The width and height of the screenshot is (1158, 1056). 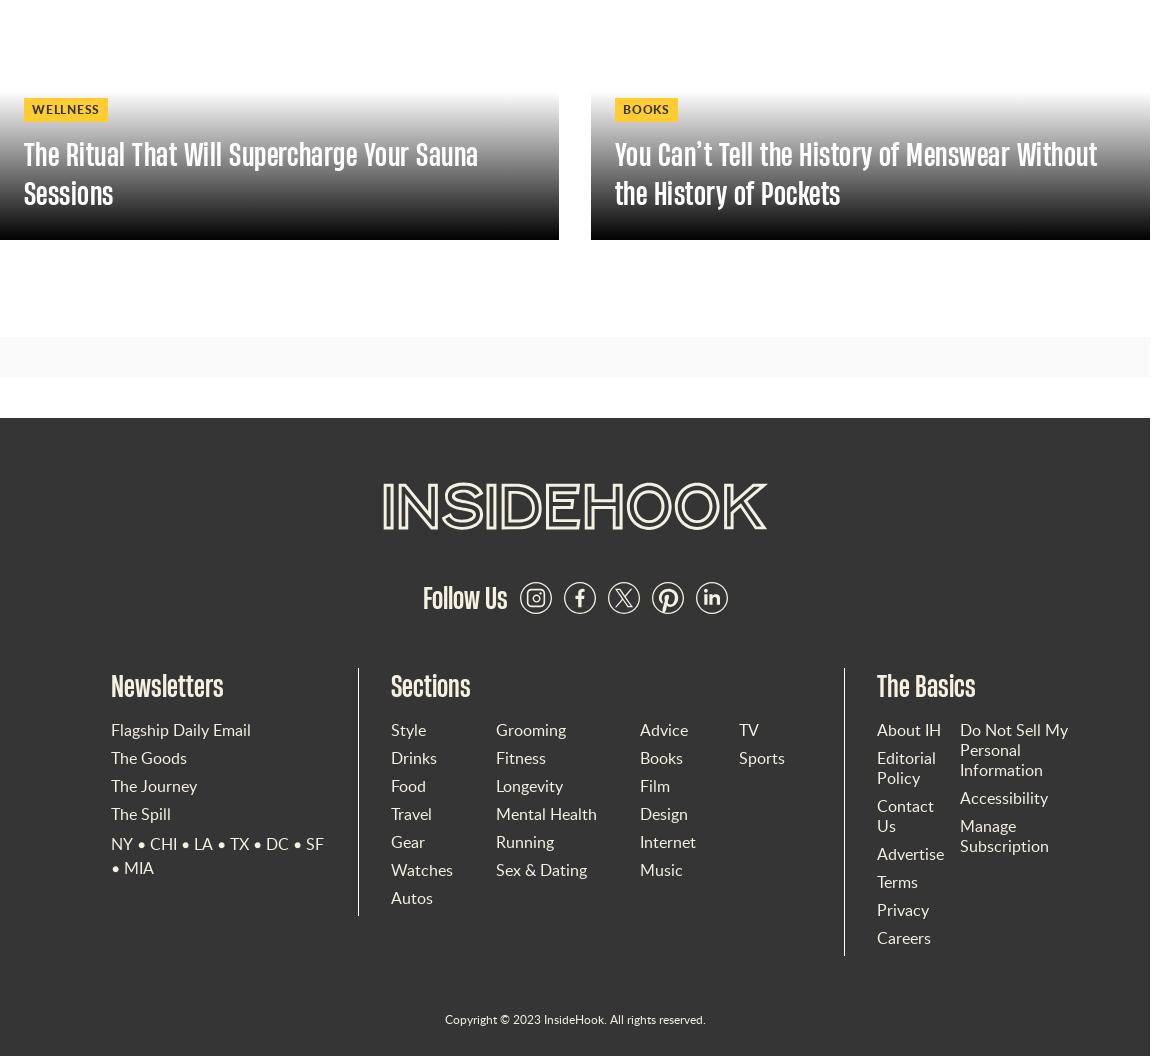 I want to click on 'Accessibility', so click(x=1002, y=798).